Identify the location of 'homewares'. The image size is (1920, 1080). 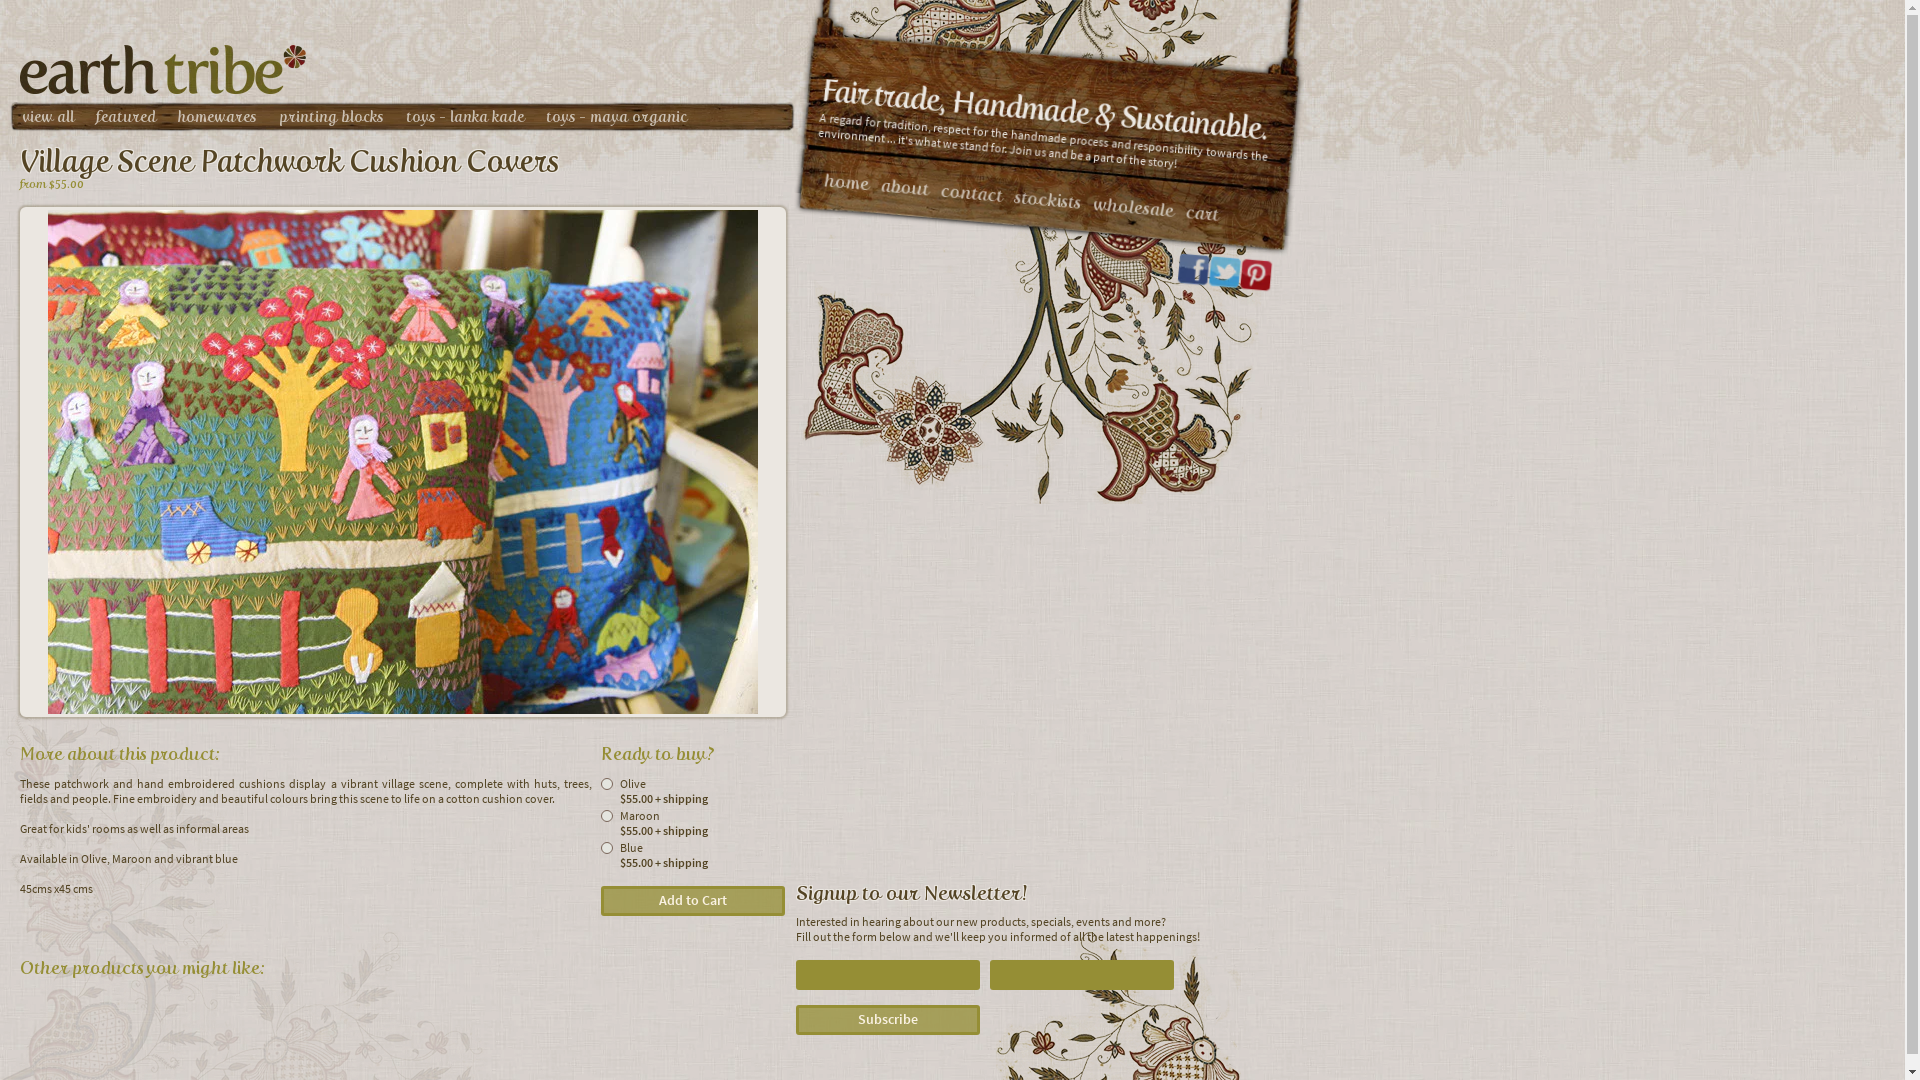
(217, 116).